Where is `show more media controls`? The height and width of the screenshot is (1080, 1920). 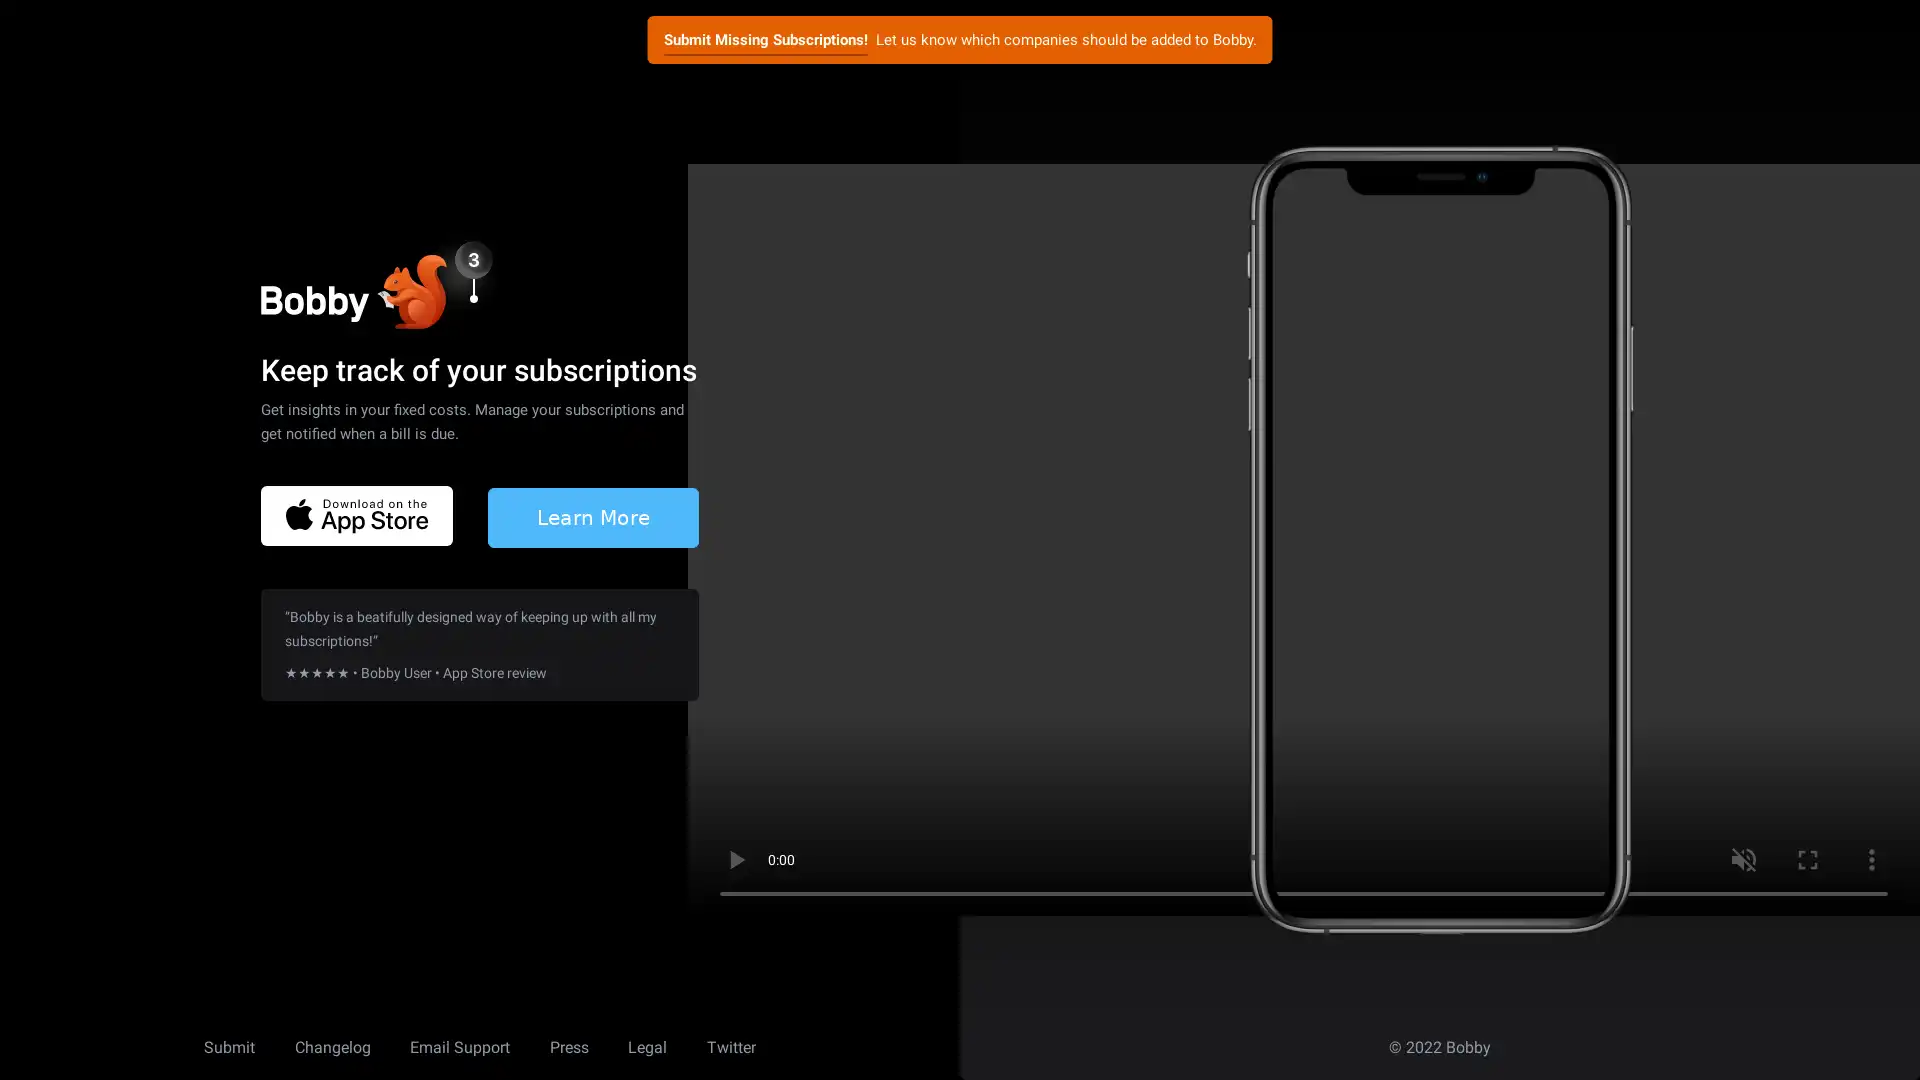
show more media controls is located at coordinates (1871, 859).